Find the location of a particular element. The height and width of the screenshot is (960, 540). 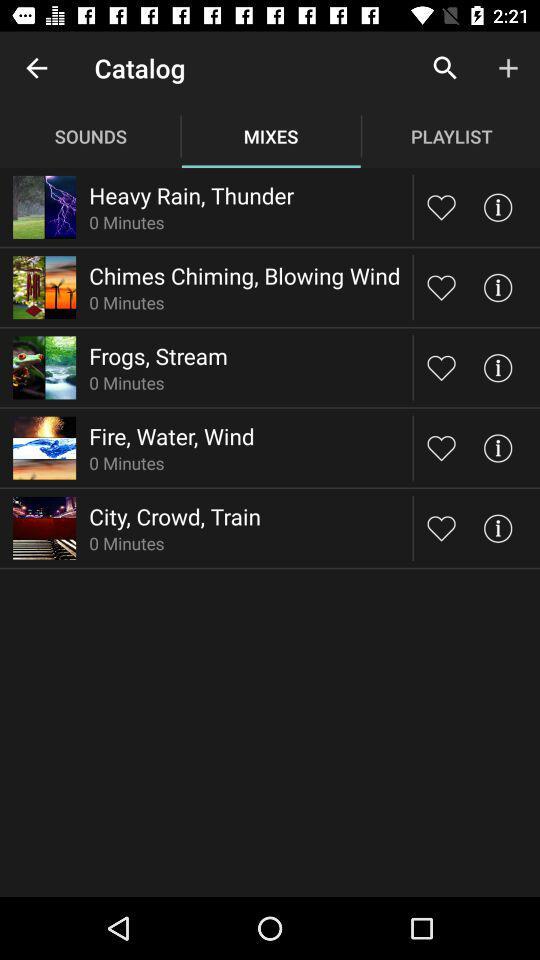

check information is located at coordinates (496, 448).